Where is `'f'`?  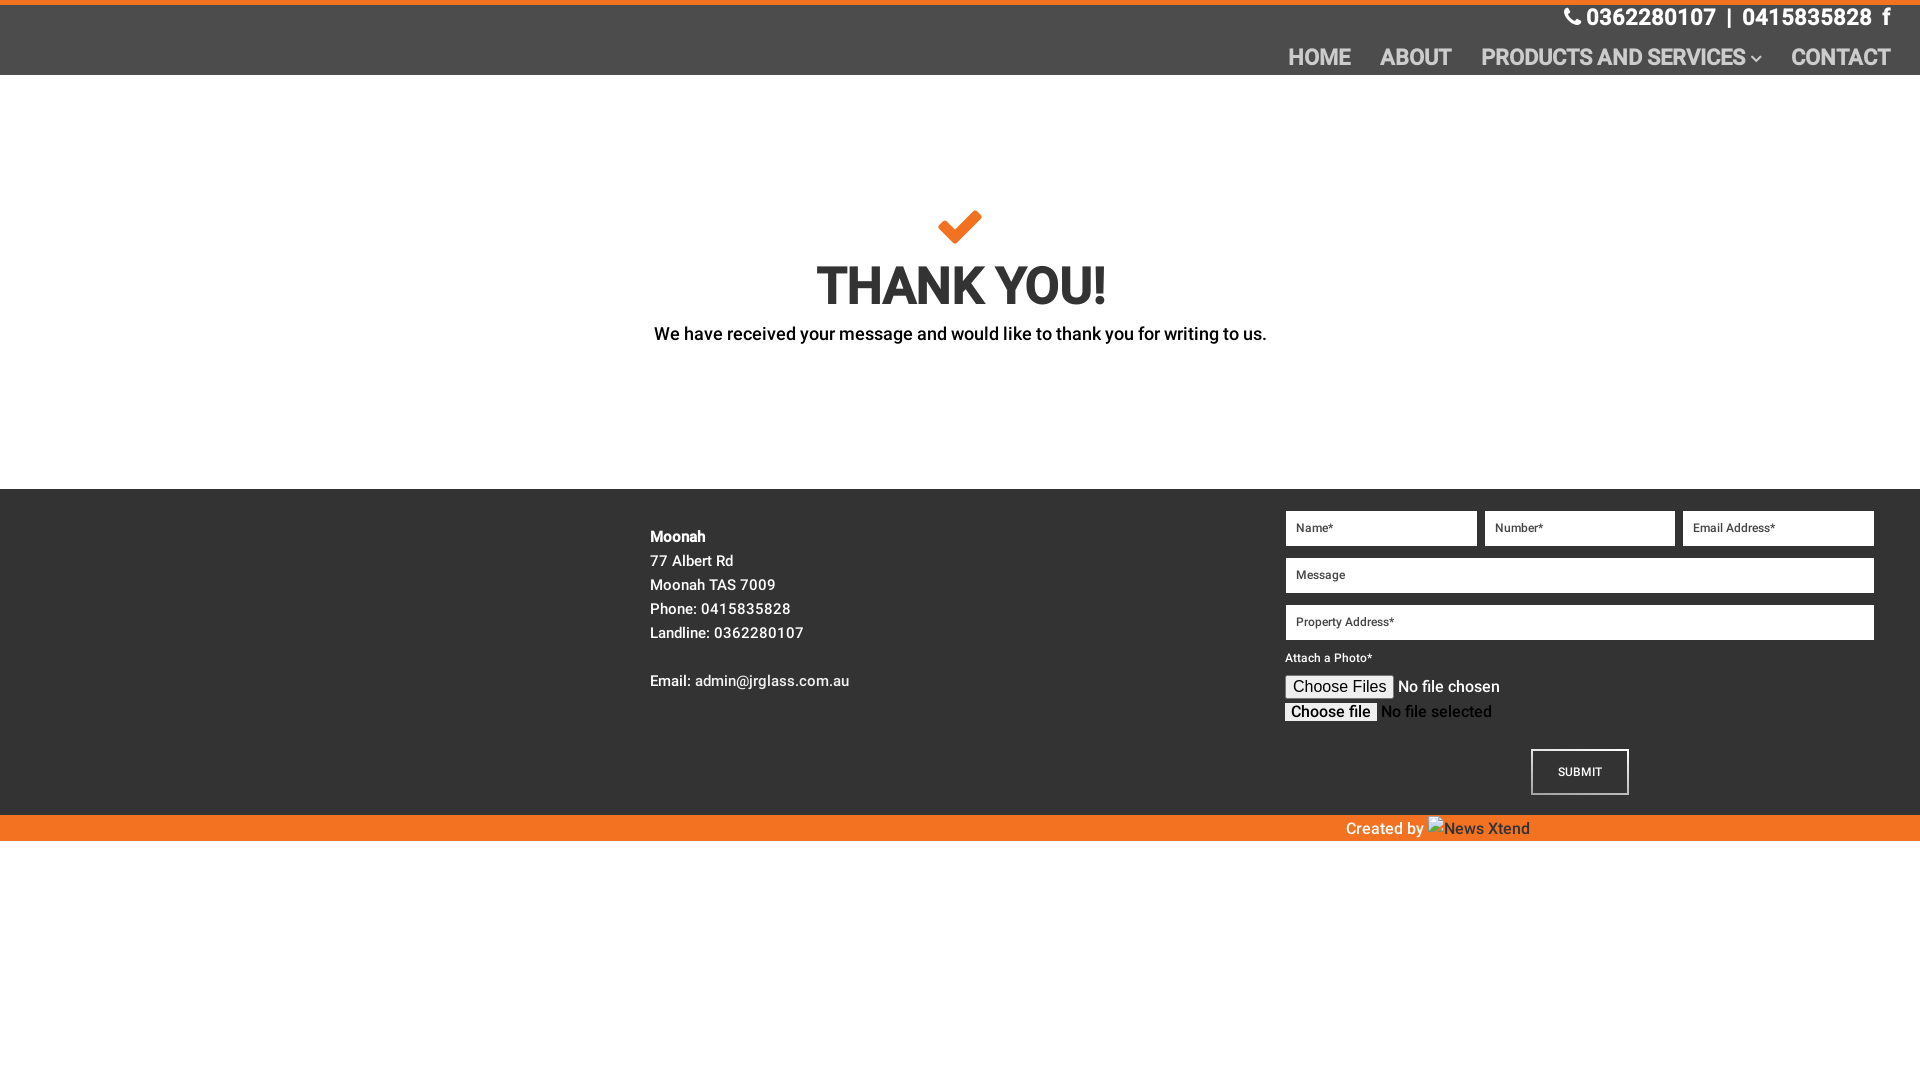 'f' is located at coordinates (1880, 17).